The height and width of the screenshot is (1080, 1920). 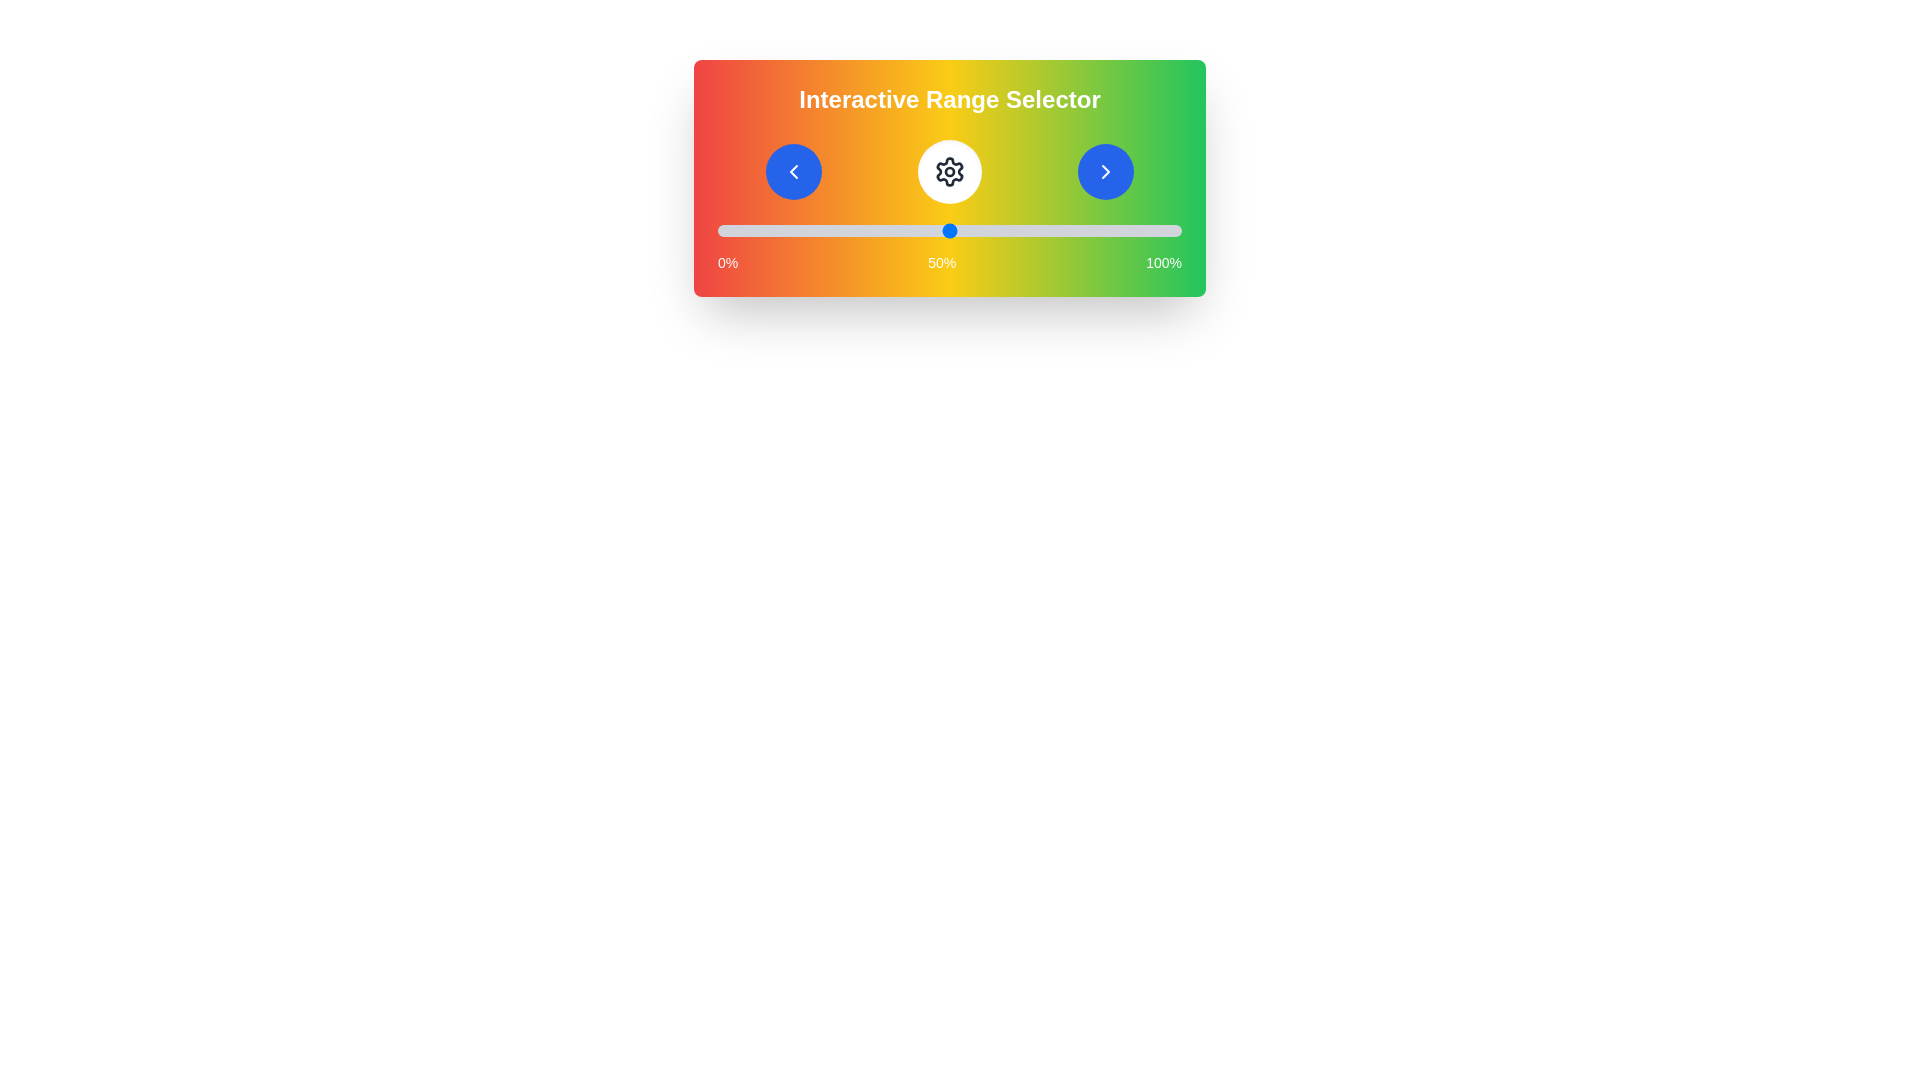 What do you see at coordinates (916, 230) in the screenshot?
I see `the slider to set the value to 43` at bounding box center [916, 230].